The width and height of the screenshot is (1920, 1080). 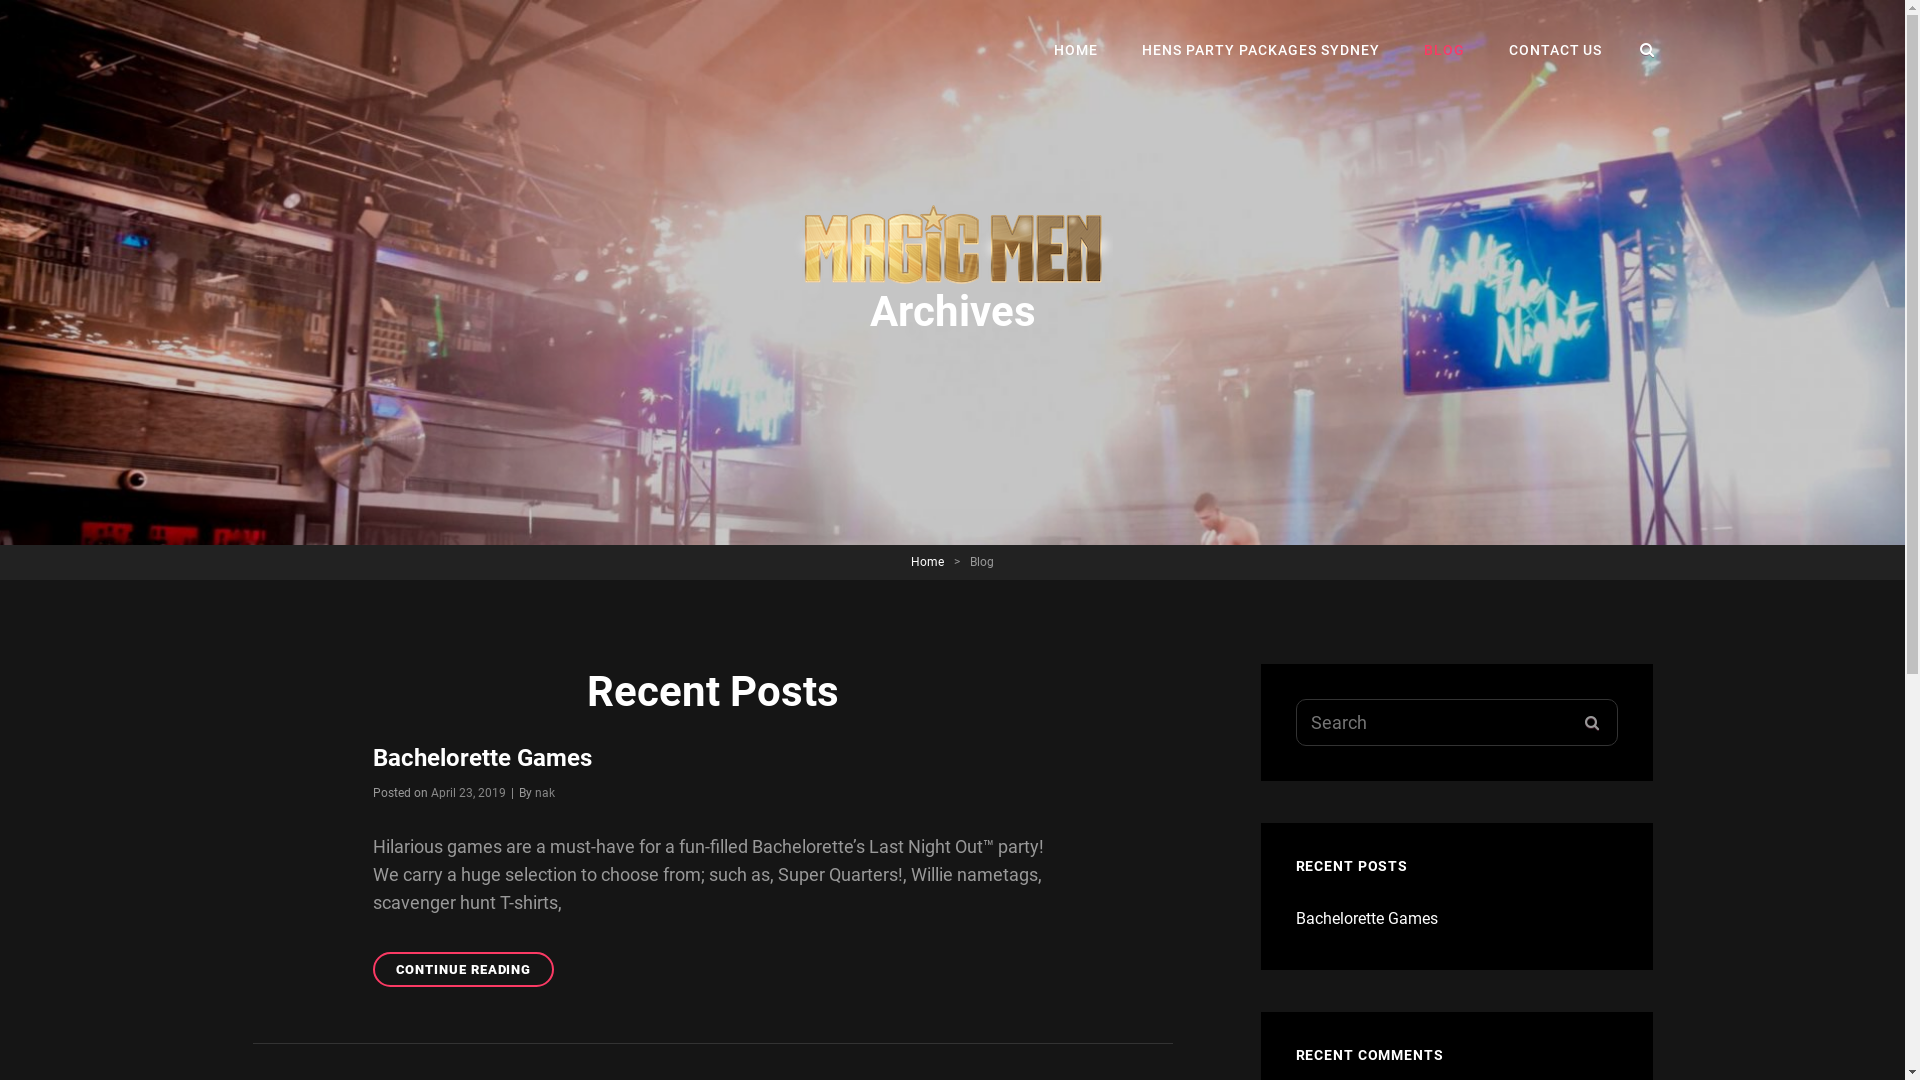 What do you see at coordinates (1074, 49) in the screenshot?
I see `'HOME'` at bounding box center [1074, 49].